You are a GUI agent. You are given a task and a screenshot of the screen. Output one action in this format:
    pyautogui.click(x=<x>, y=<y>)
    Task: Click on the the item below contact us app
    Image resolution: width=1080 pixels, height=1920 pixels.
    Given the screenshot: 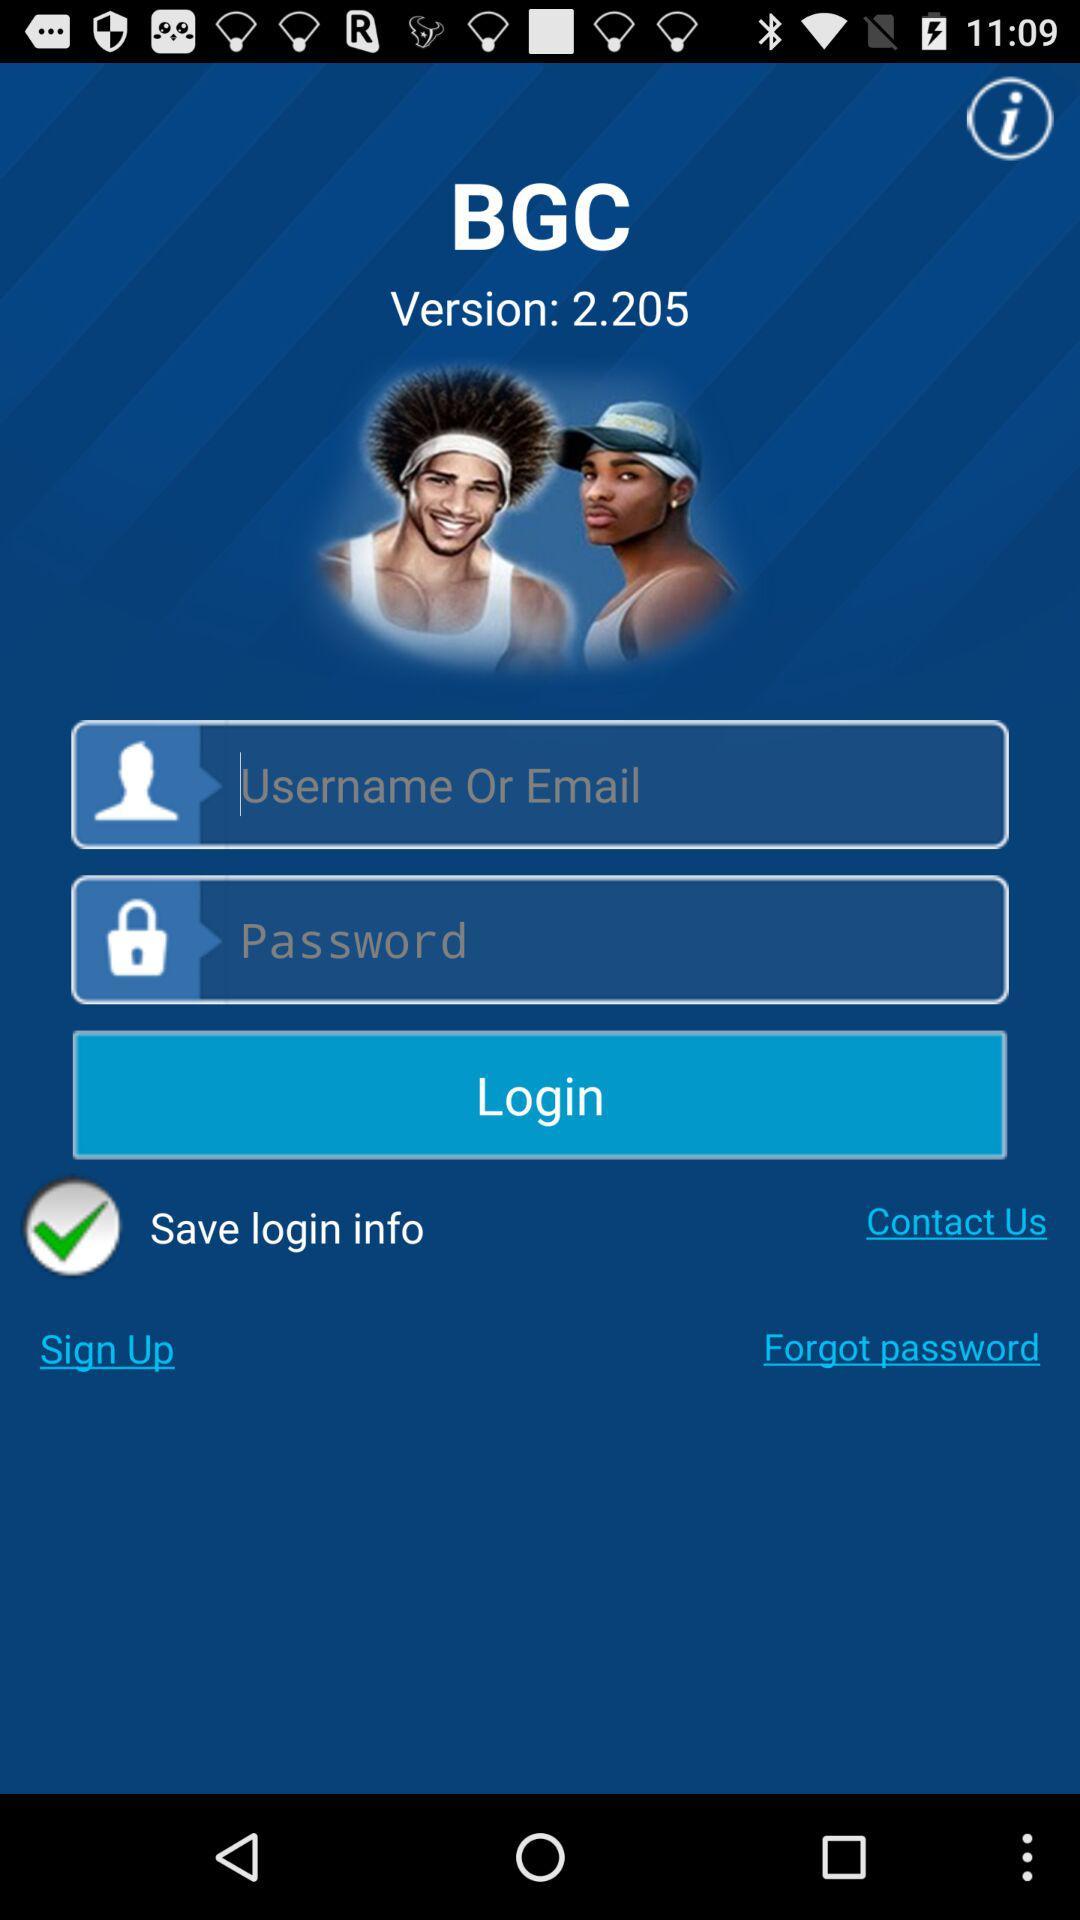 What is the action you would take?
    pyautogui.click(x=901, y=1346)
    